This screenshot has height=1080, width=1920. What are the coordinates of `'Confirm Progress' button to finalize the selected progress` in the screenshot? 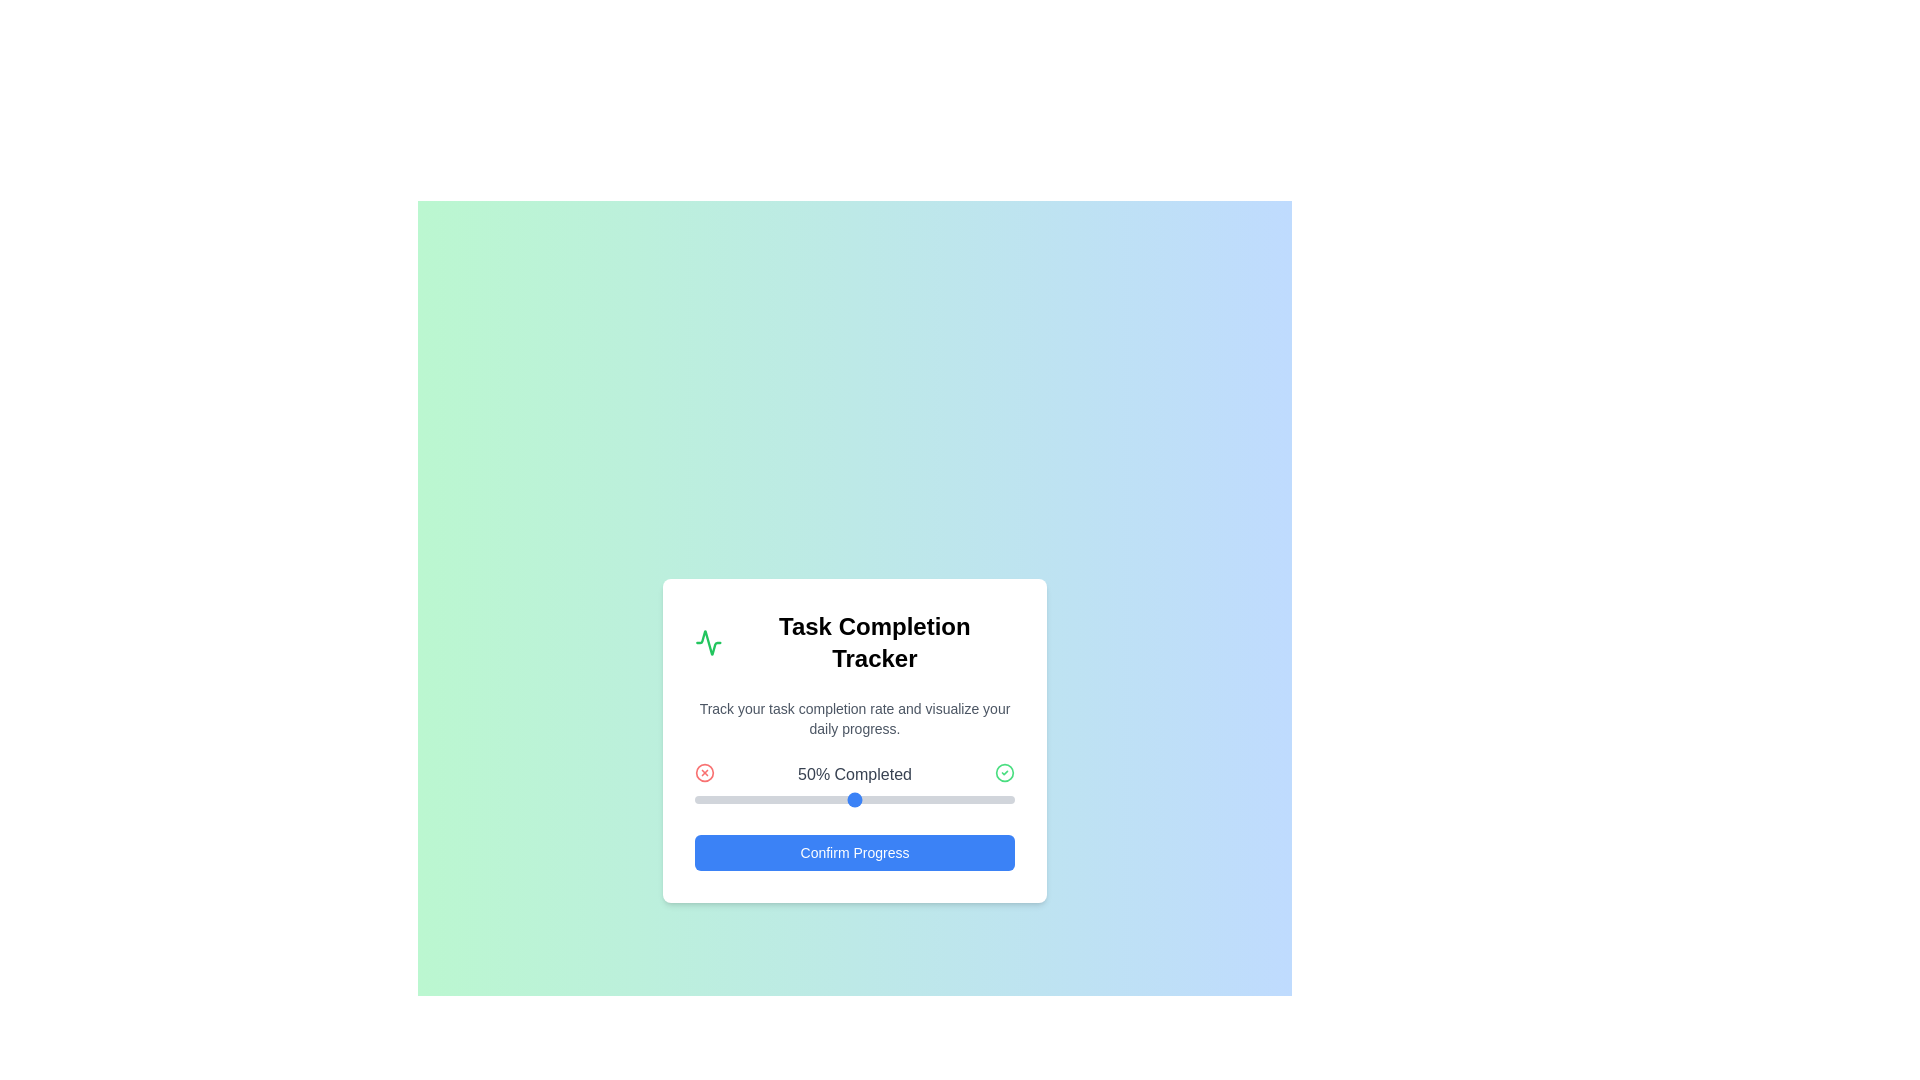 It's located at (854, 852).